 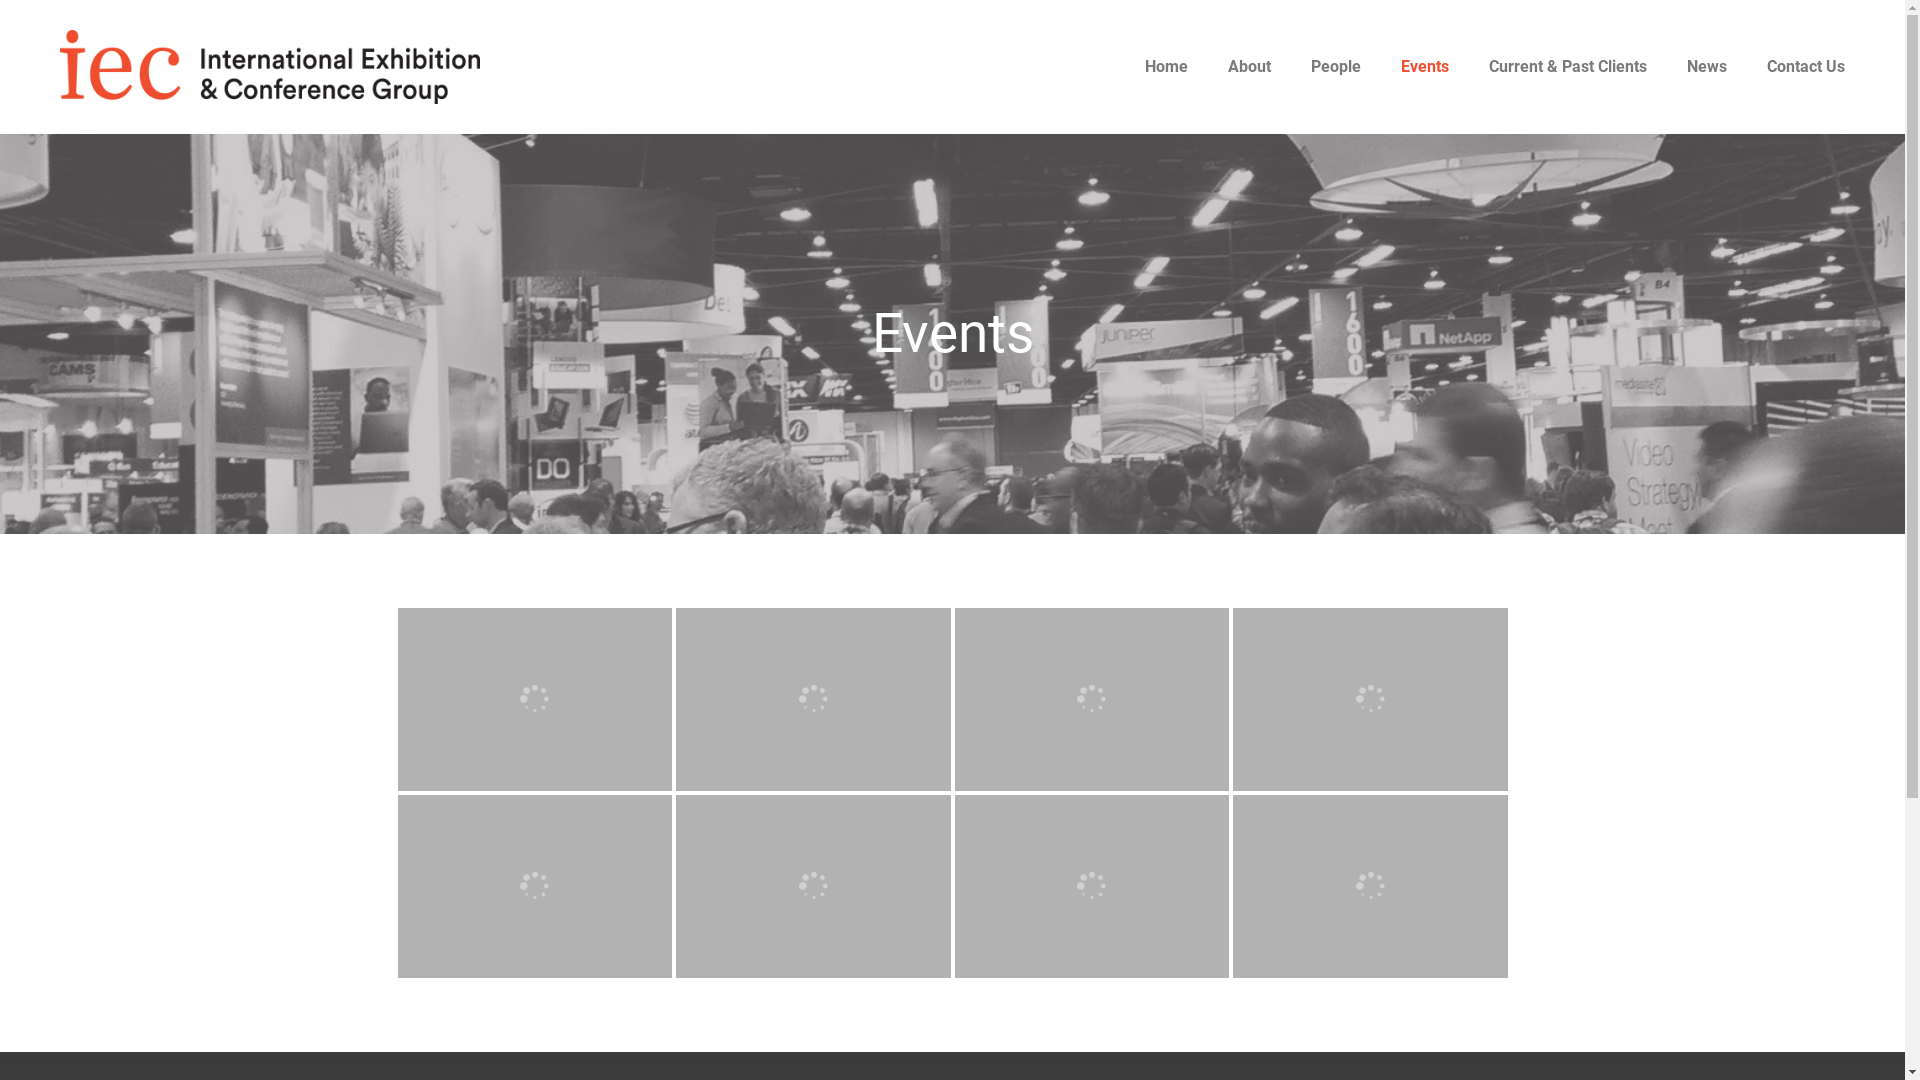 I want to click on 'Contact Us', so click(x=1805, y=65).